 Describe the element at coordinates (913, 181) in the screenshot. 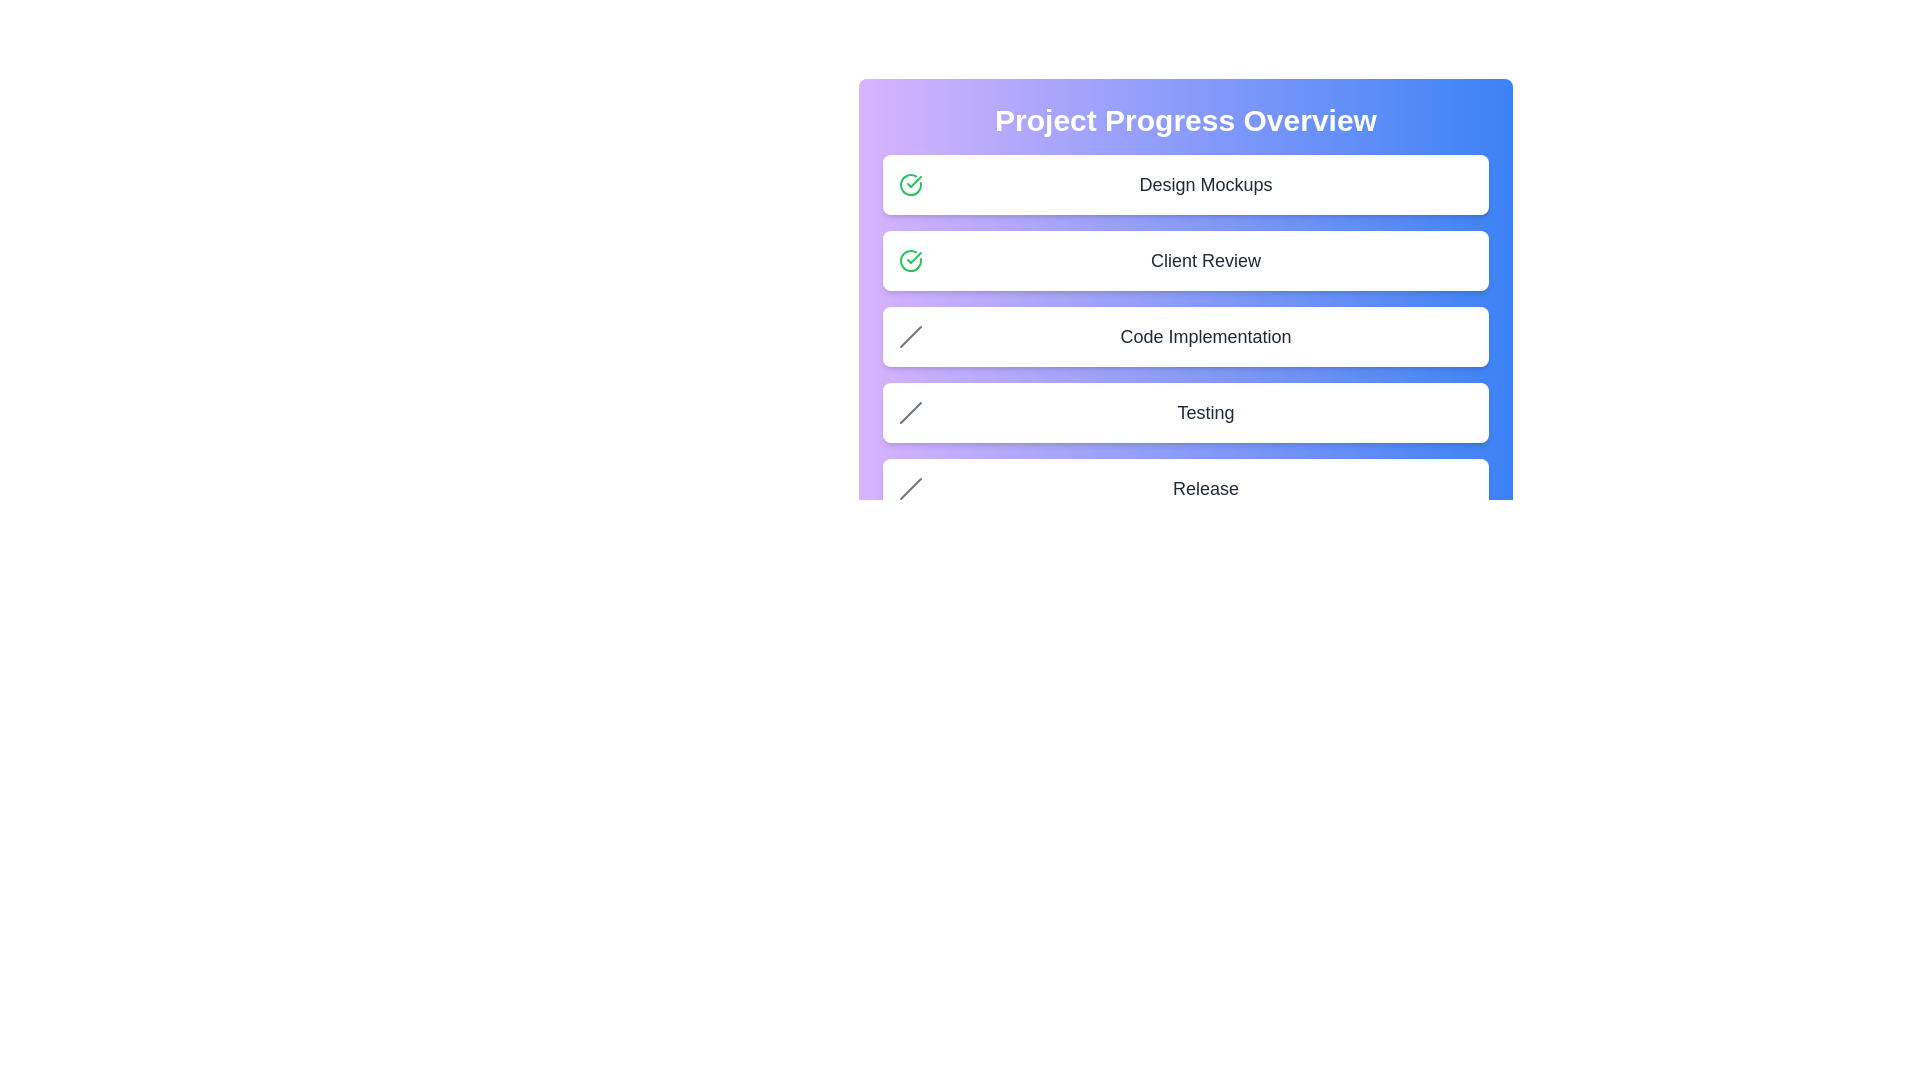

I see `the checkmark inside a circle icon that indicates the completion of the 'Client Review' task, located to the left of the text 'Client Review'` at that location.